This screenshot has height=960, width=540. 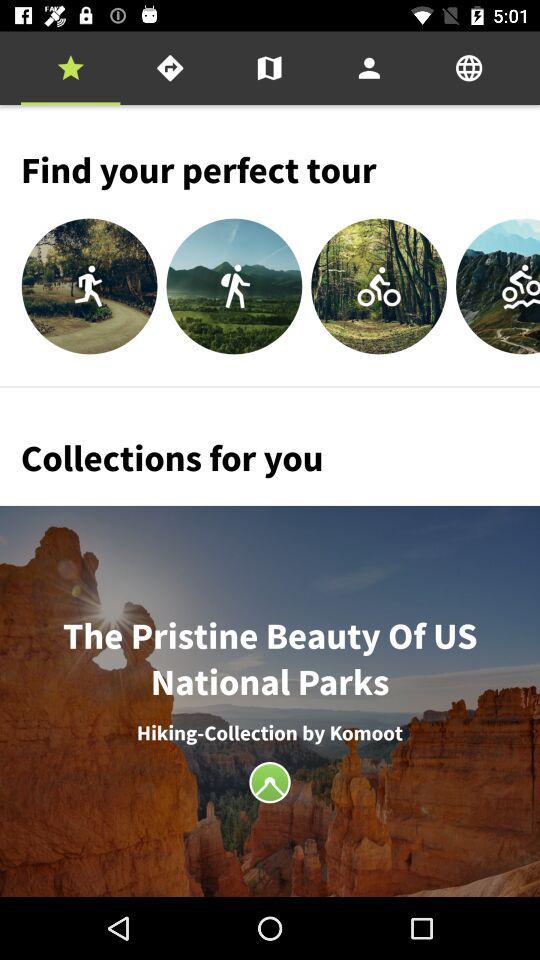 I want to click on the item above the find your perfect icon, so click(x=170, y=68).